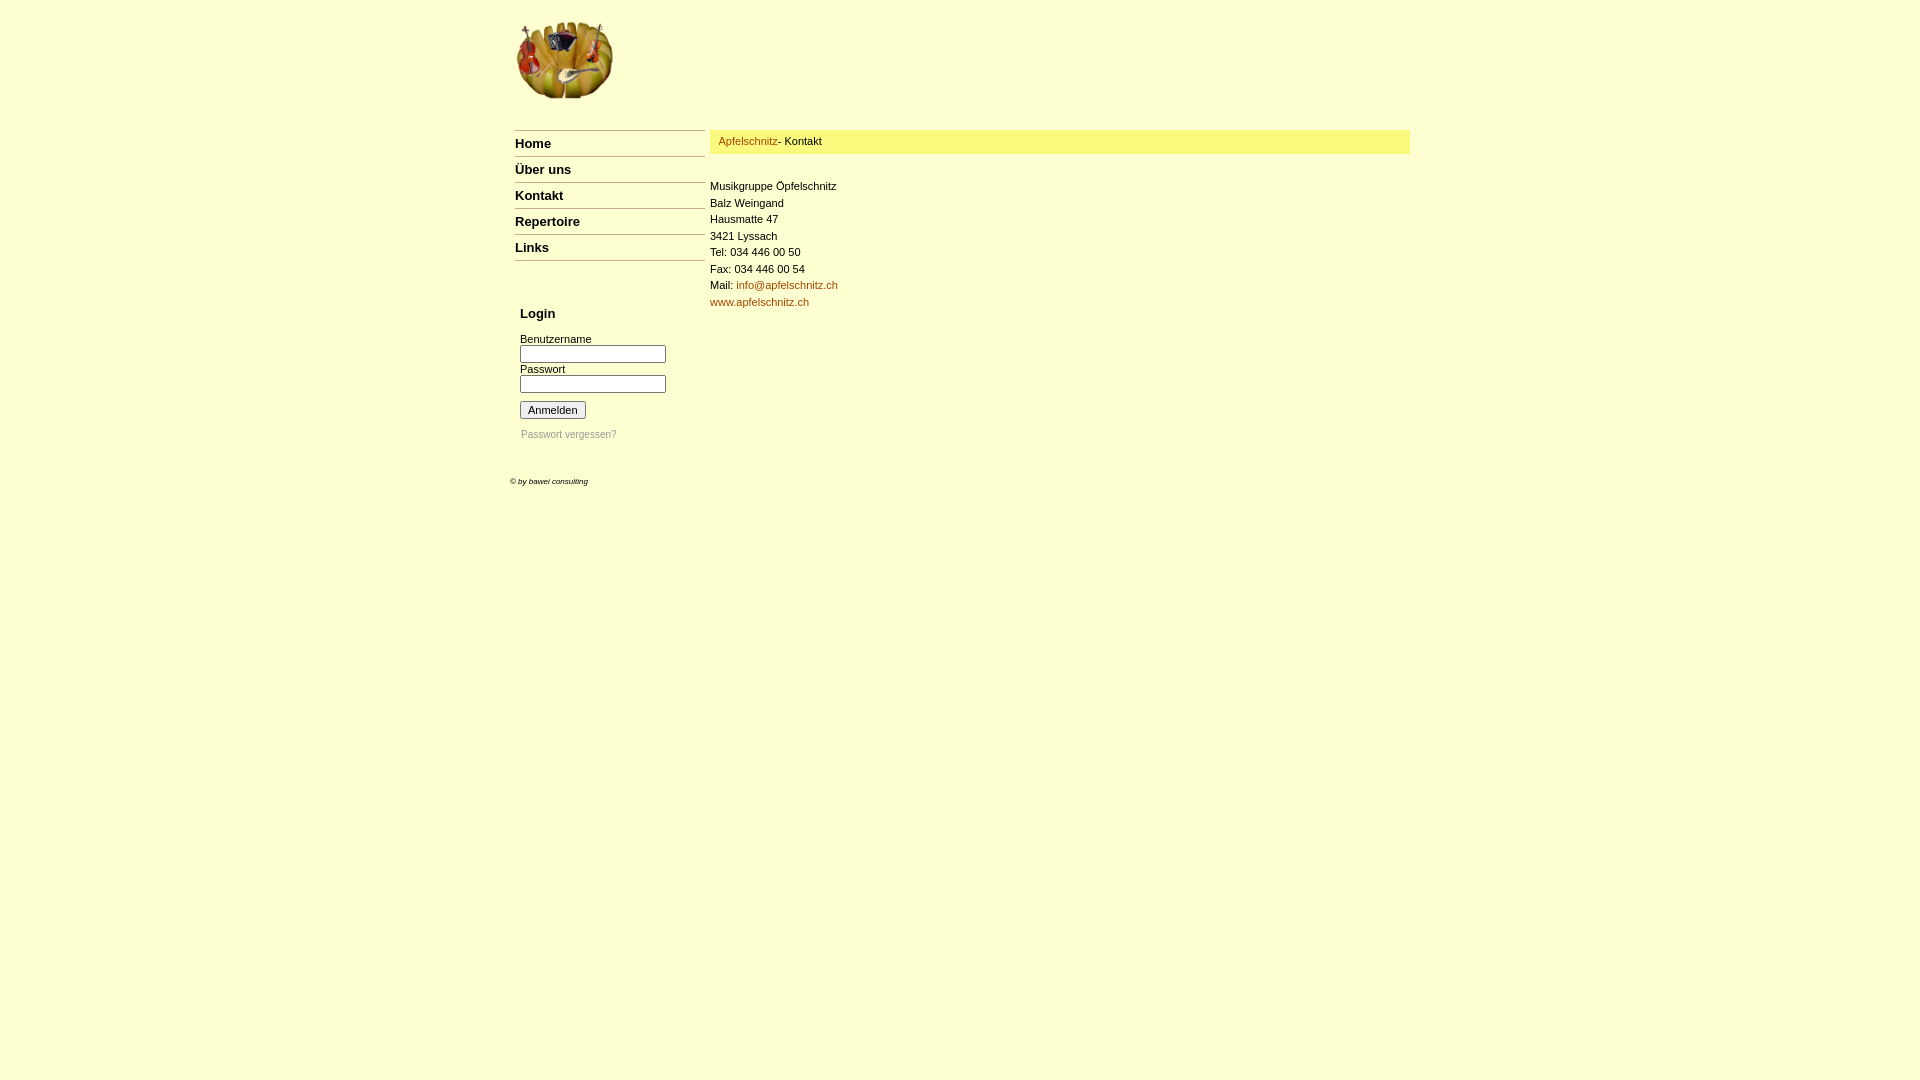  I want to click on ' ', so click(509, 259).